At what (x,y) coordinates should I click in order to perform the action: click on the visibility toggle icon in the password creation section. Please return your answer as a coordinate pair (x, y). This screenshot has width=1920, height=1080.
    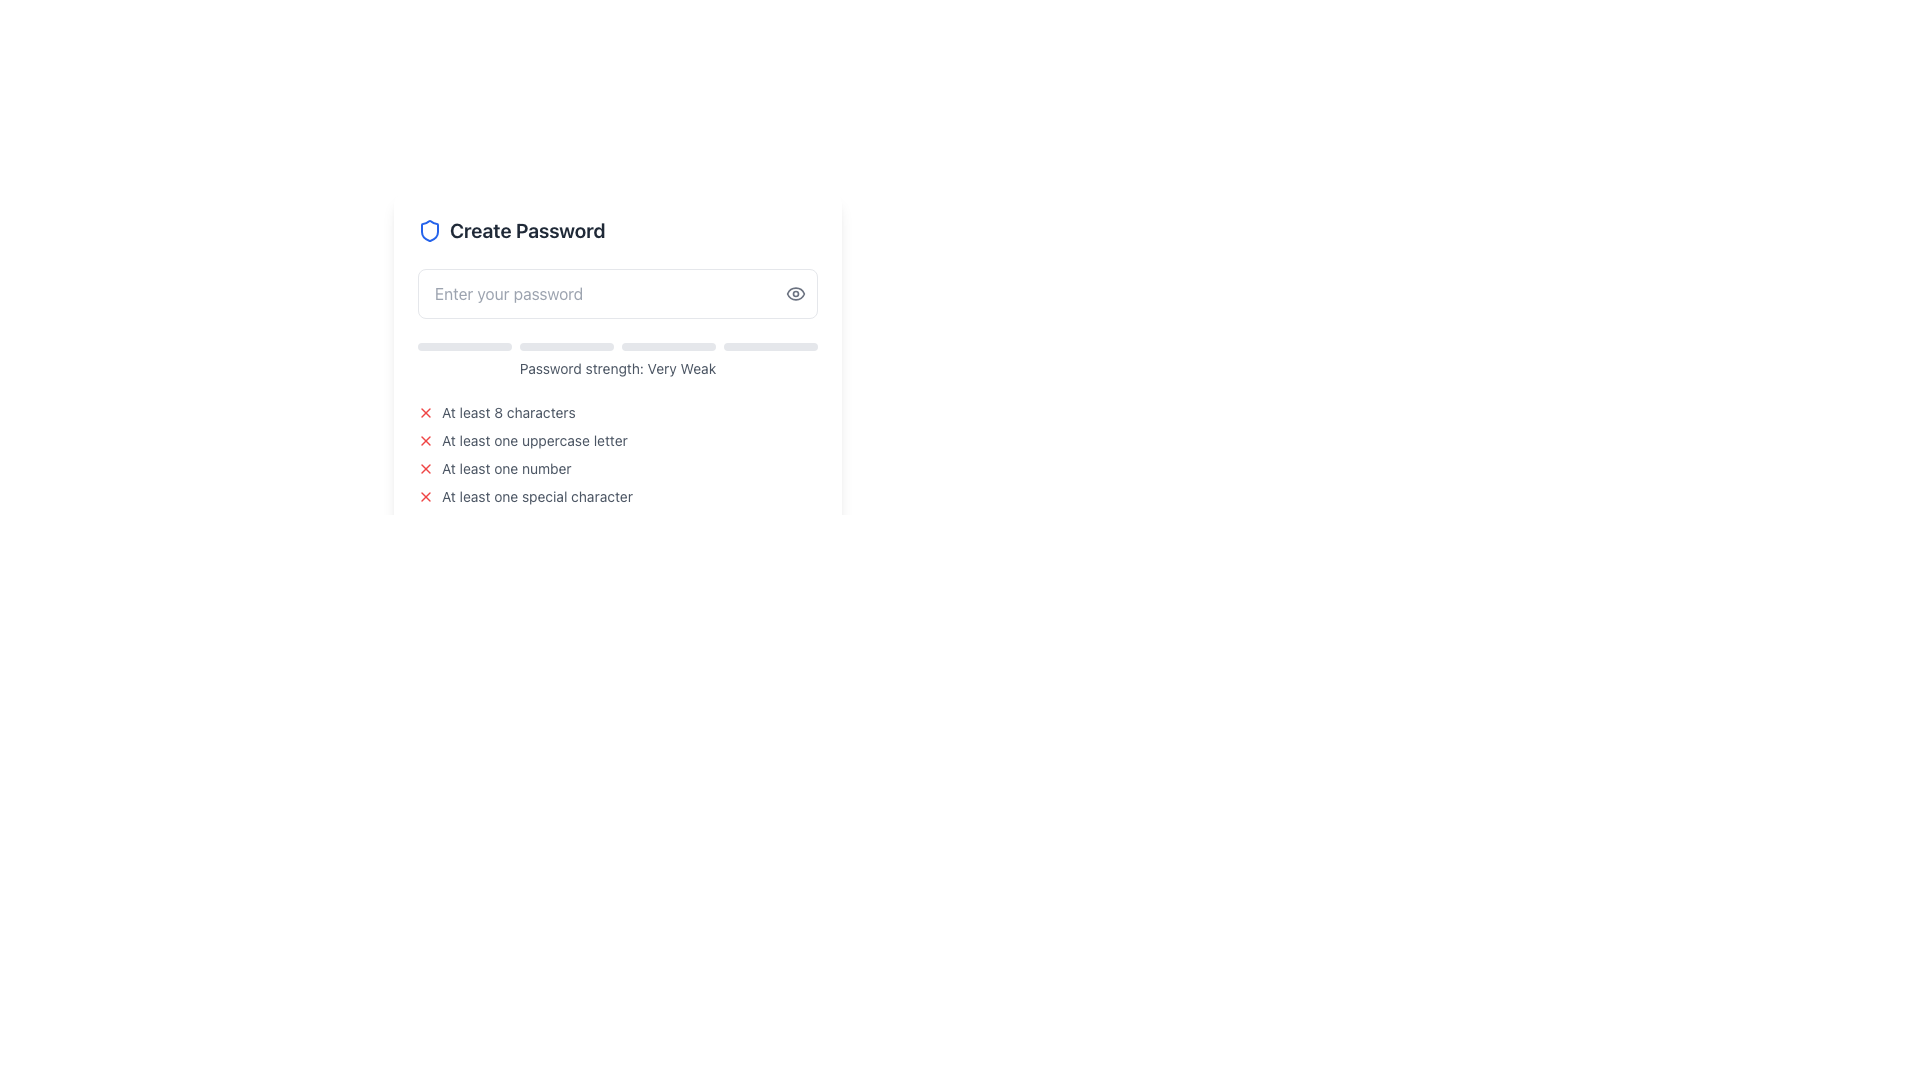
    Looking at the image, I should click on (617, 362).